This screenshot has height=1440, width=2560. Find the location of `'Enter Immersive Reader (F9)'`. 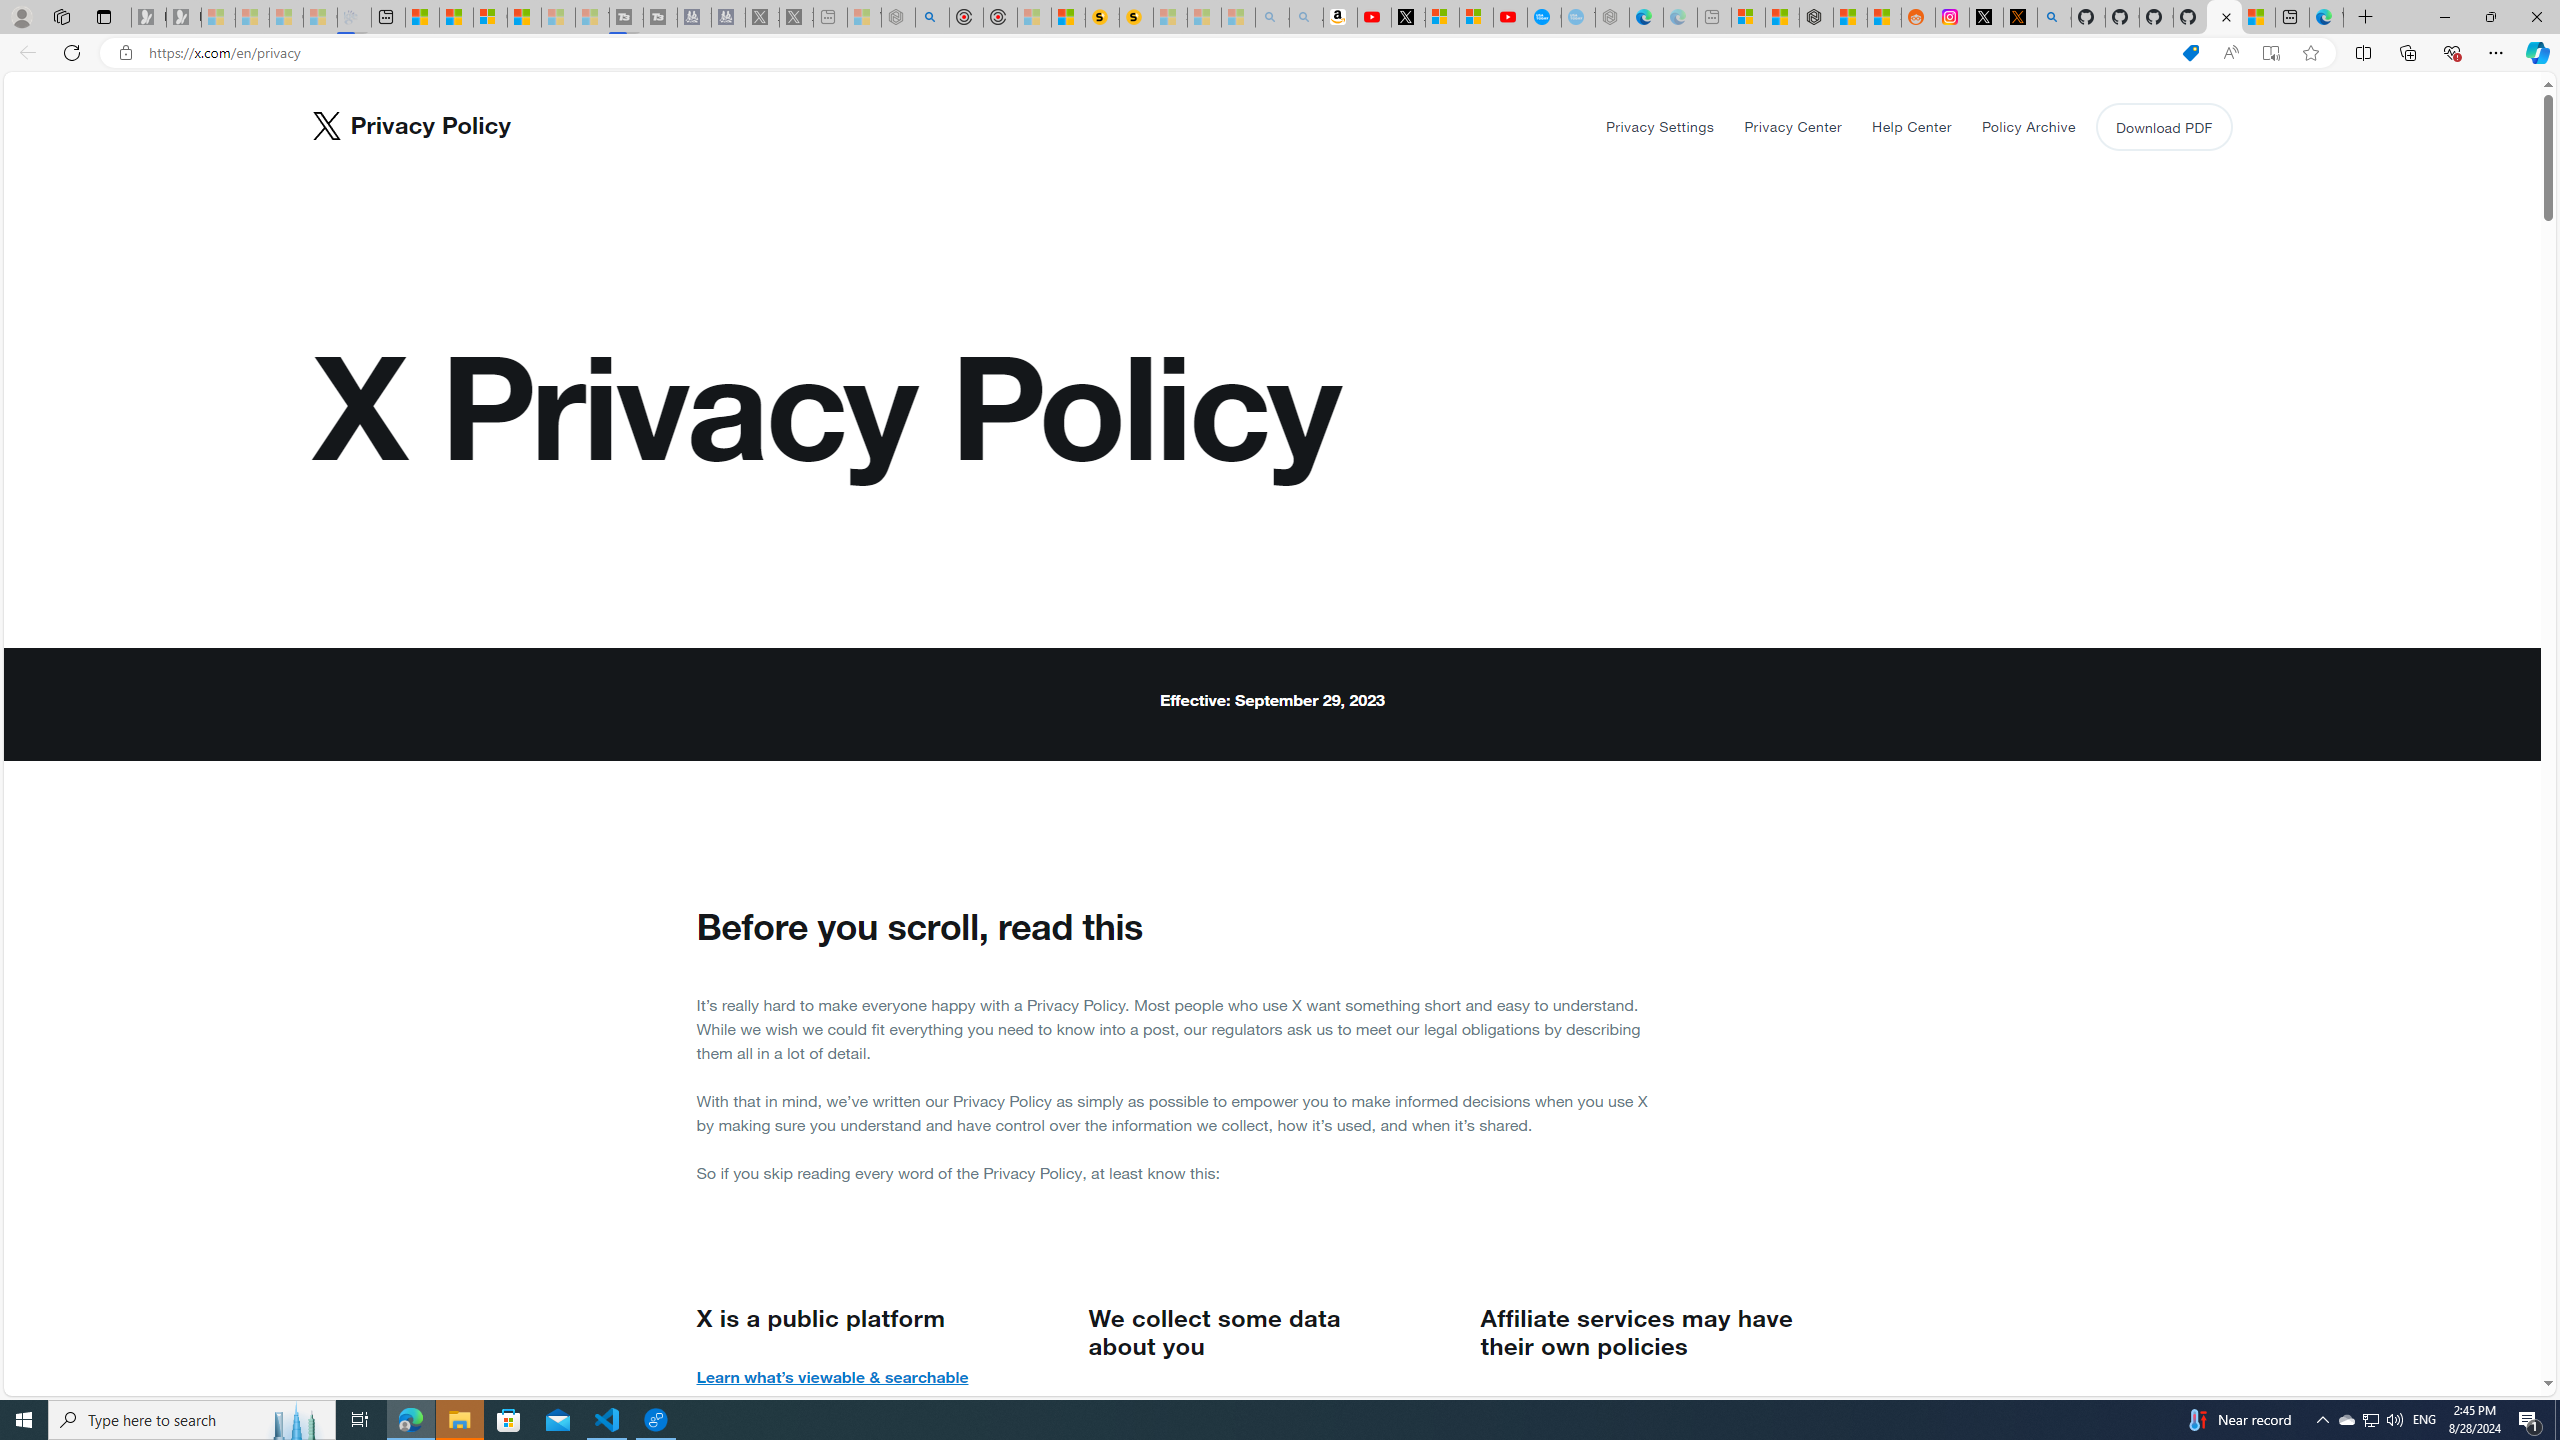

'Enter Immersive Reader (F9)' is located at coordinates (2270, 53).